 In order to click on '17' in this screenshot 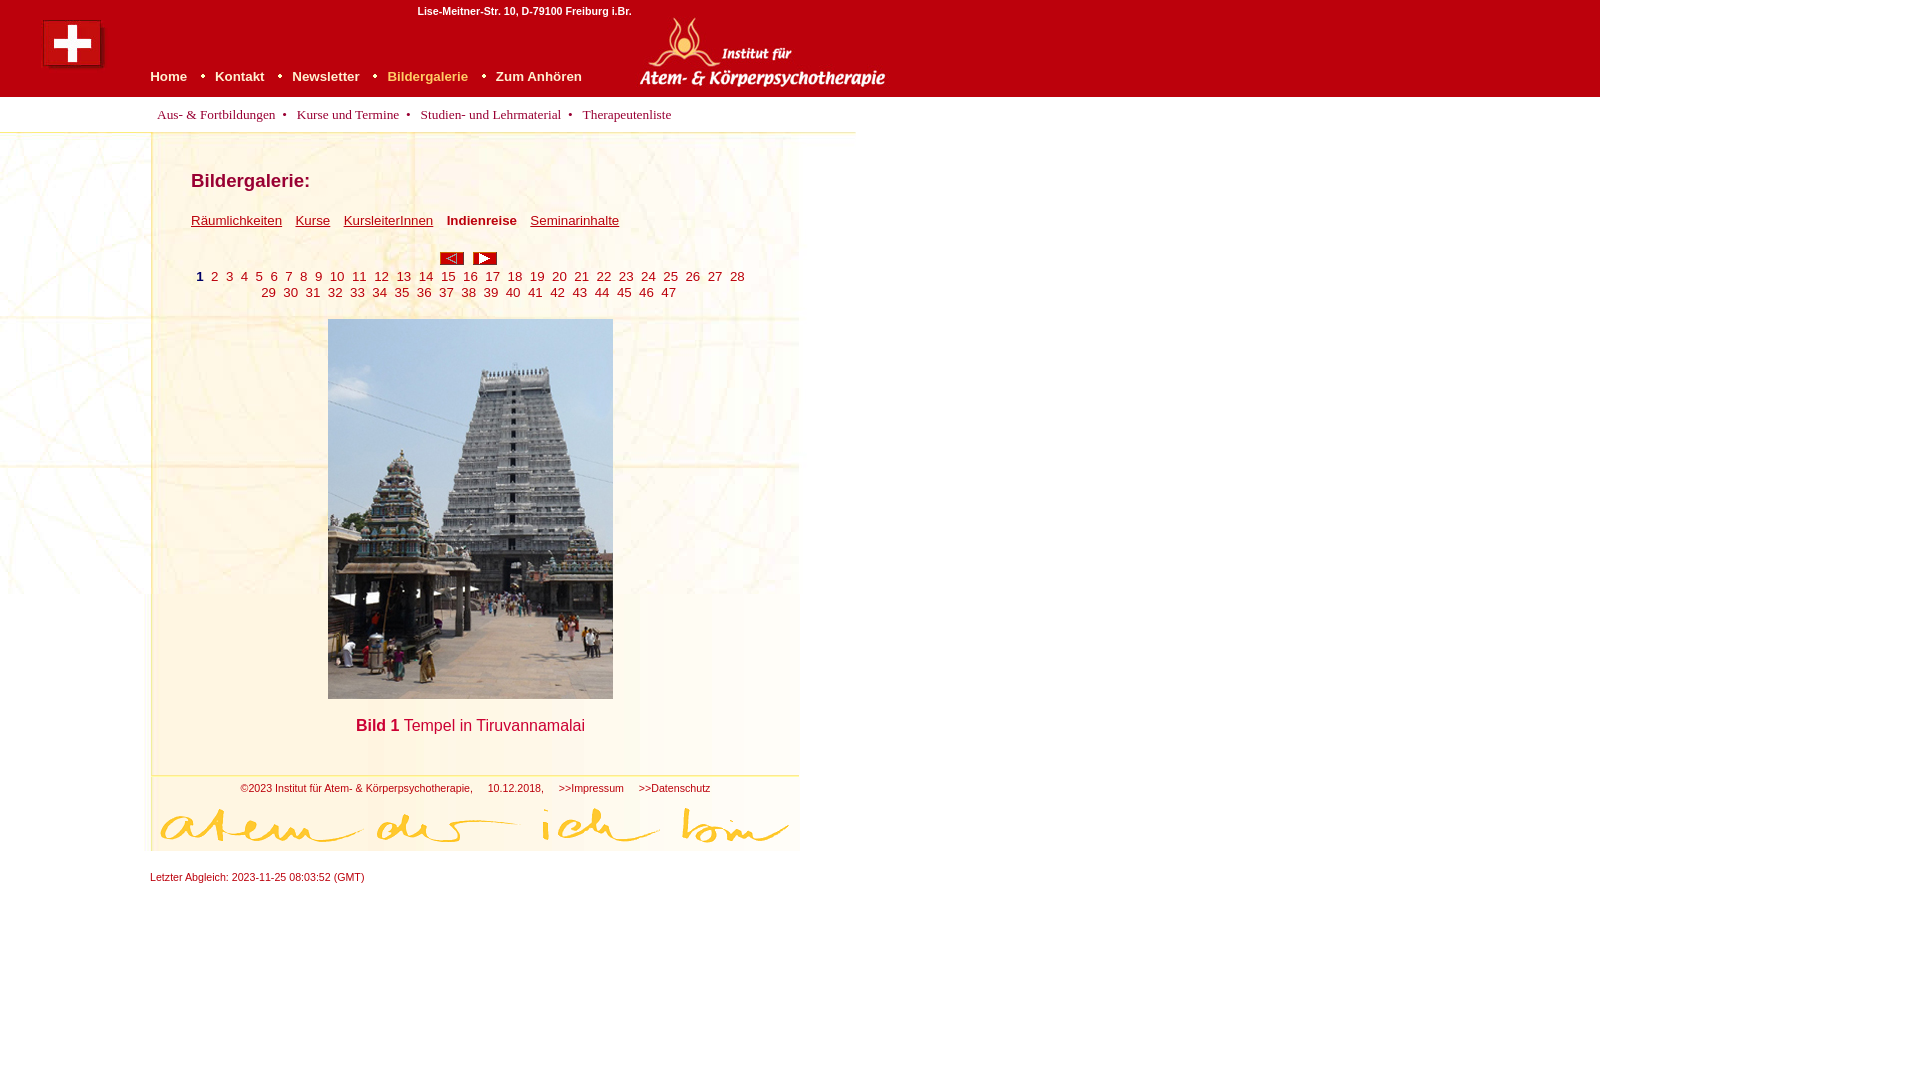, I will do `click(484, 276)`.